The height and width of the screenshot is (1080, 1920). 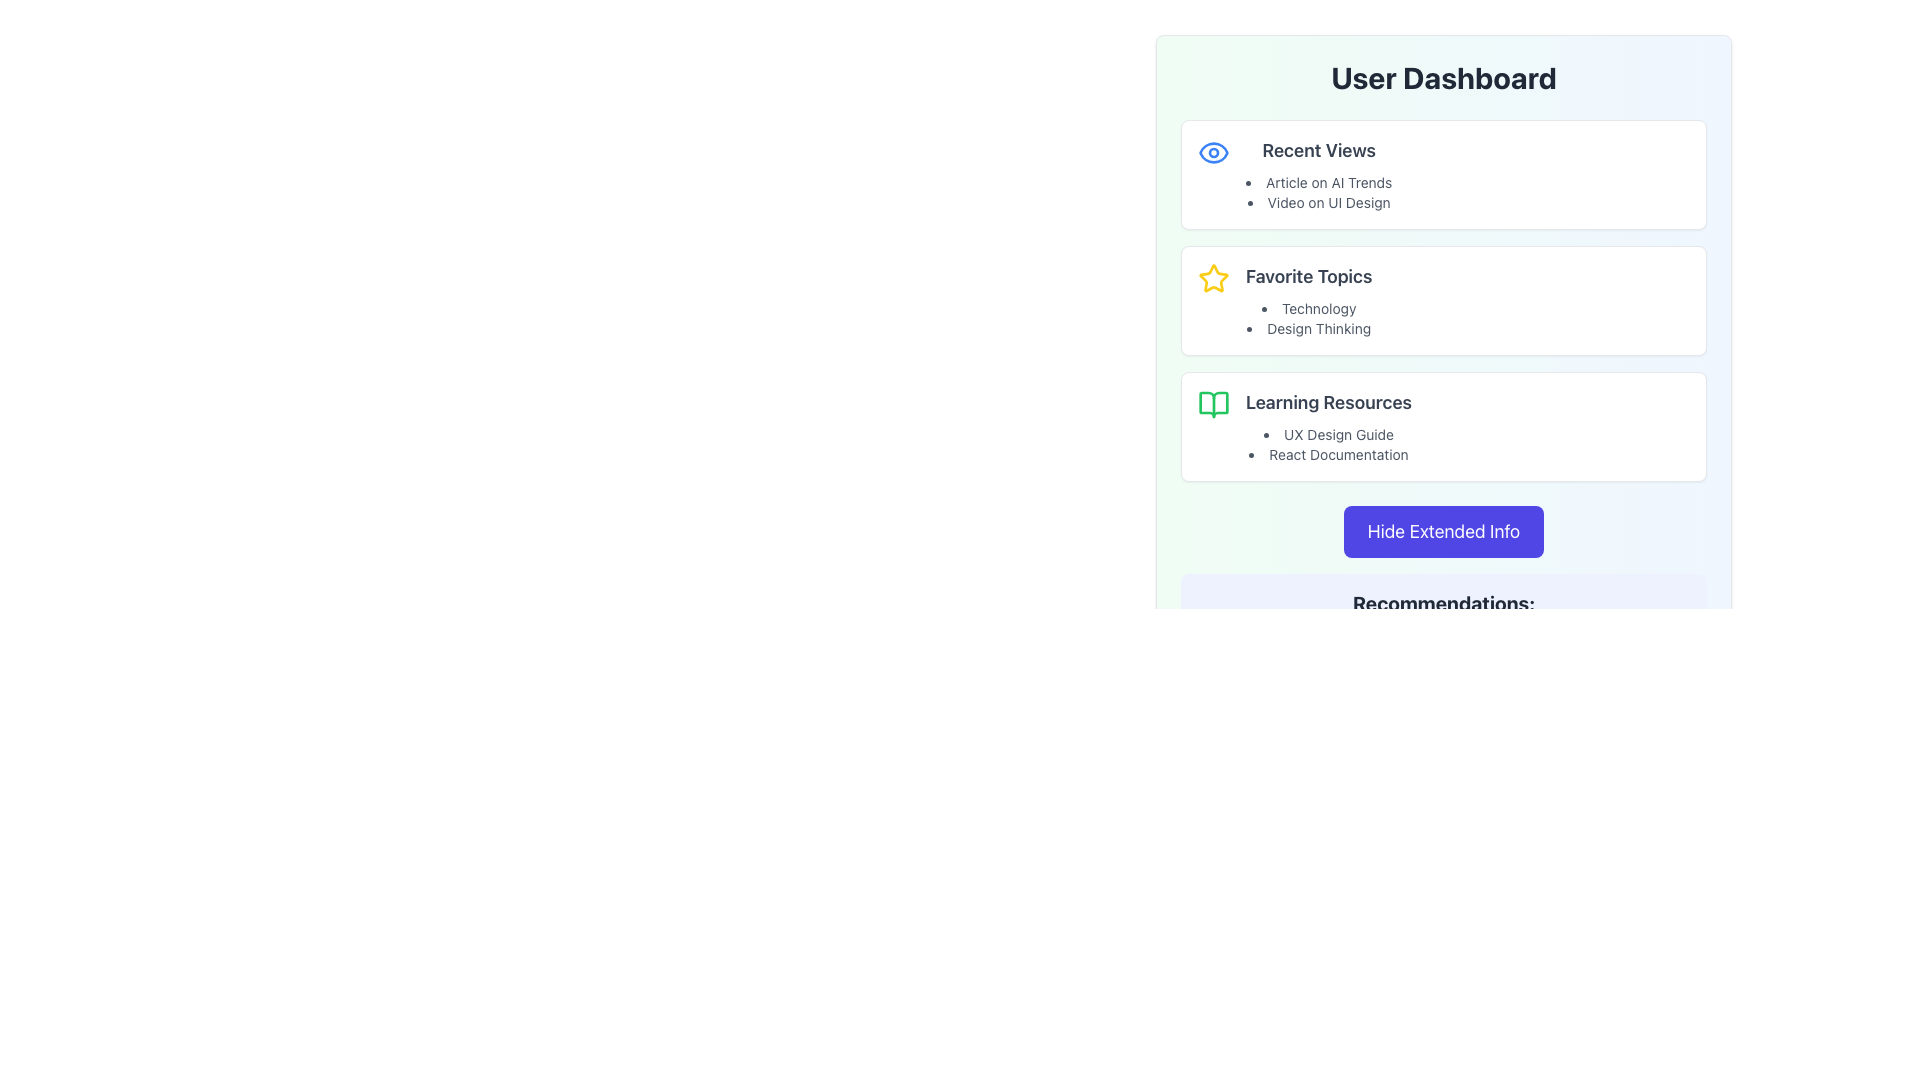 I want to click on the blue eye icon located to the left of the 'Recent Views' title text in the User Dashboard section to potentially reveal tooltips, so click(x=1213, y=152).